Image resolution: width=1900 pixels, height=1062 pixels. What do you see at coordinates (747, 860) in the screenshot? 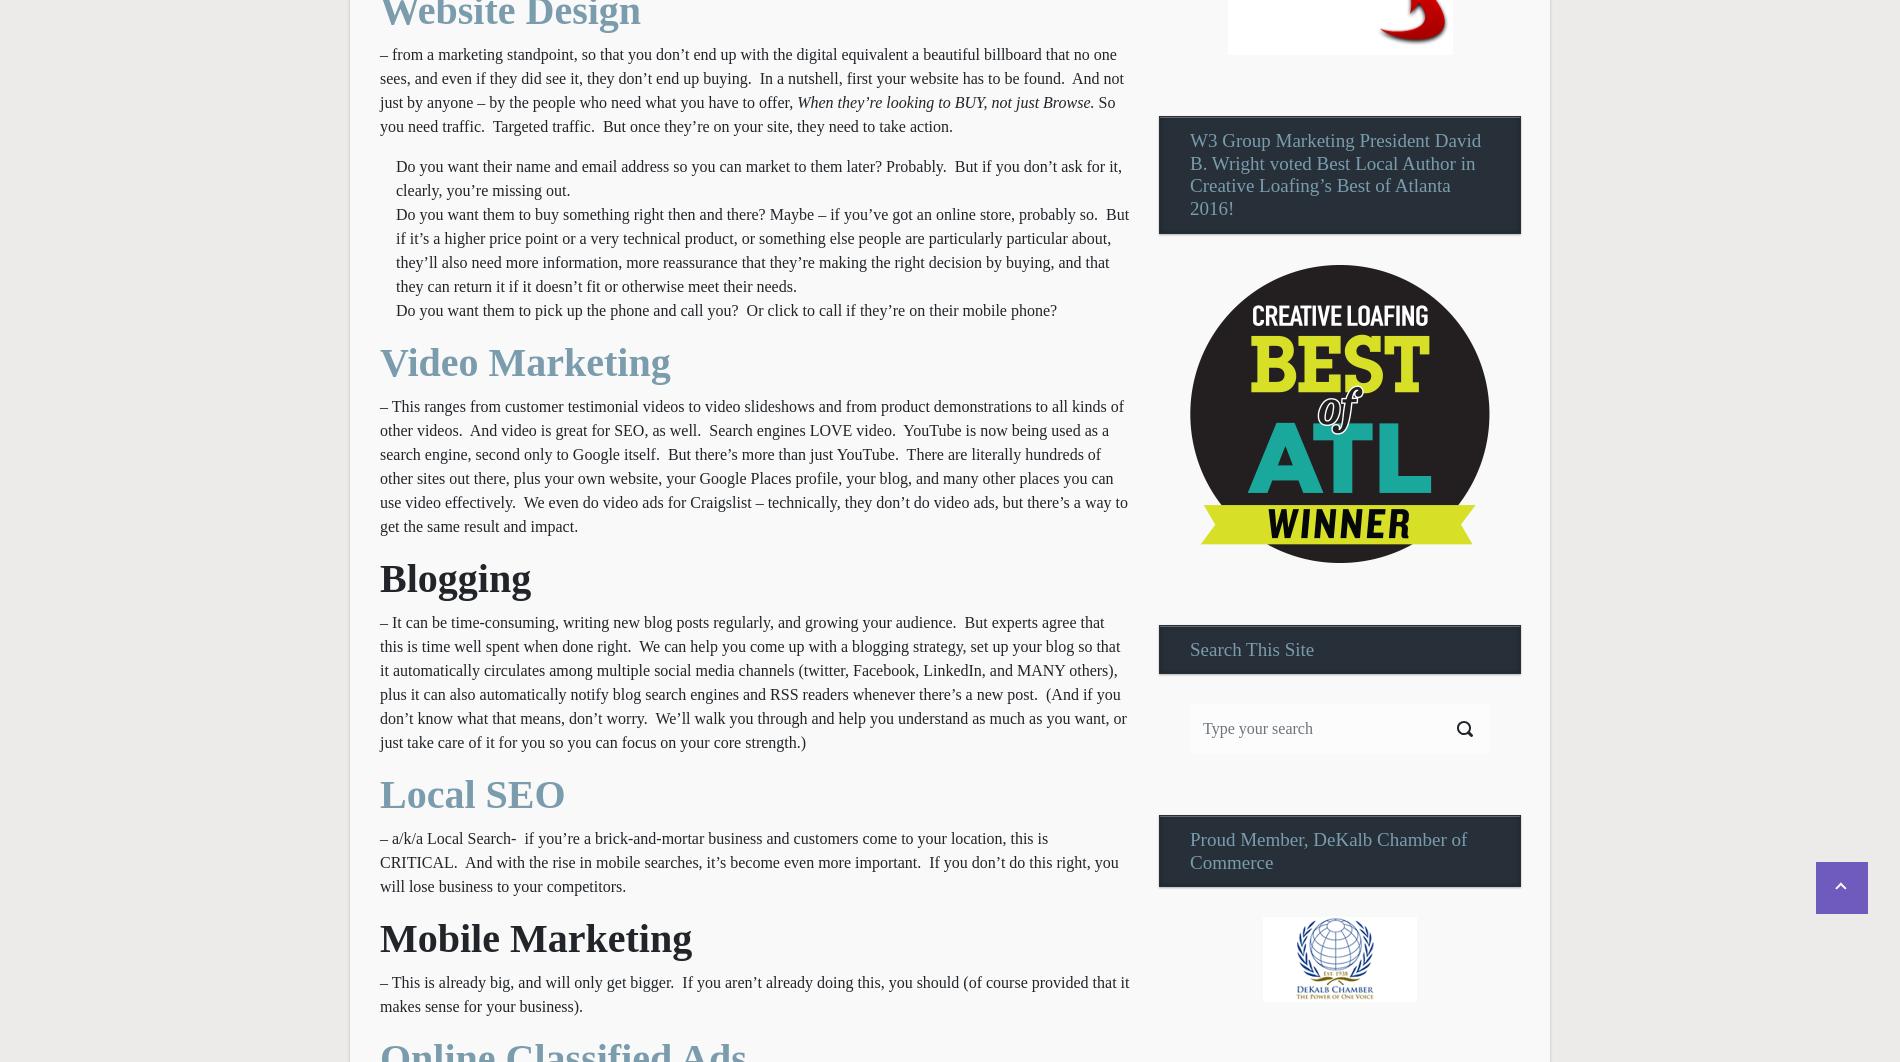
I see `'– a/k/a Local Search-  if you’re a brick-and-mortar business and customers come to your location, this is CRITICAL.  And with the rise in mobile searches, it’s become even more important.  If you don’t do this right, you will lose business to your competitors.'` at bounding box center [747, 860].